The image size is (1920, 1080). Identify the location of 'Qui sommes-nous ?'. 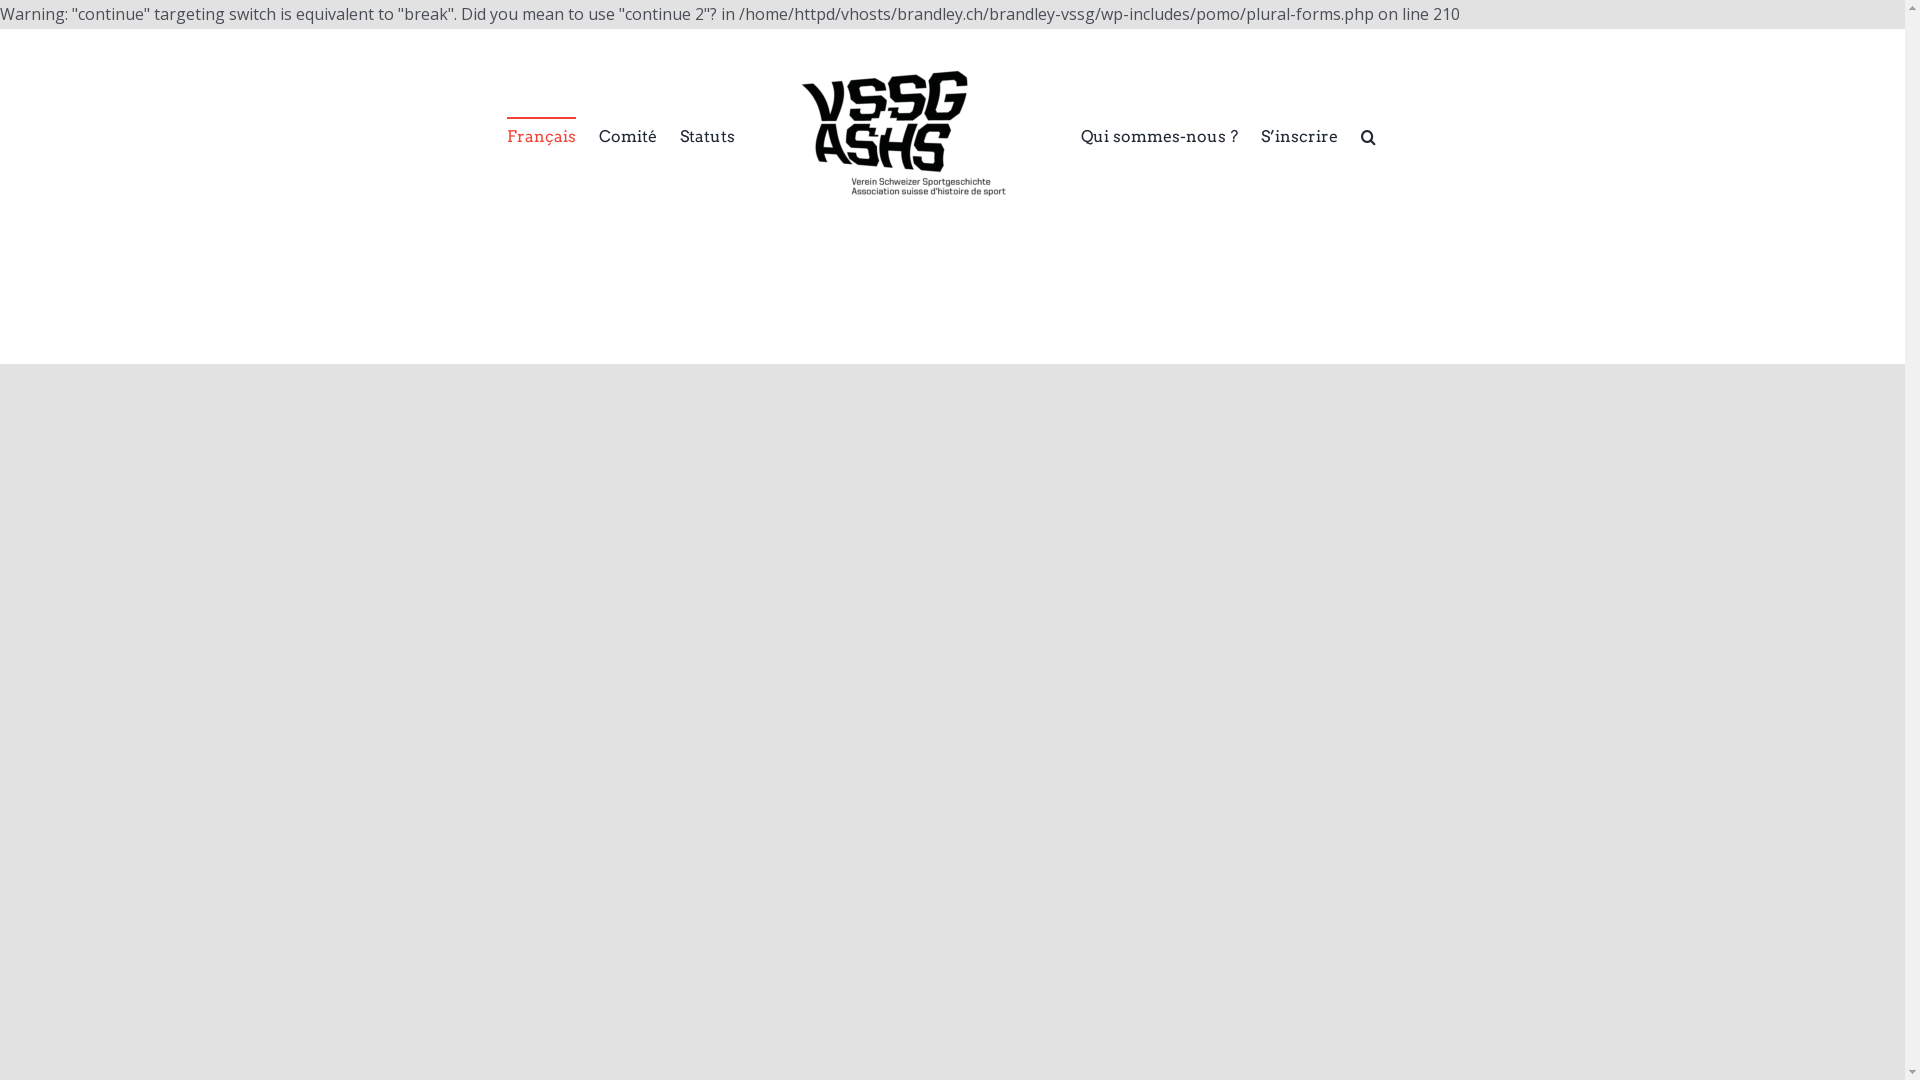
(1158, 135).